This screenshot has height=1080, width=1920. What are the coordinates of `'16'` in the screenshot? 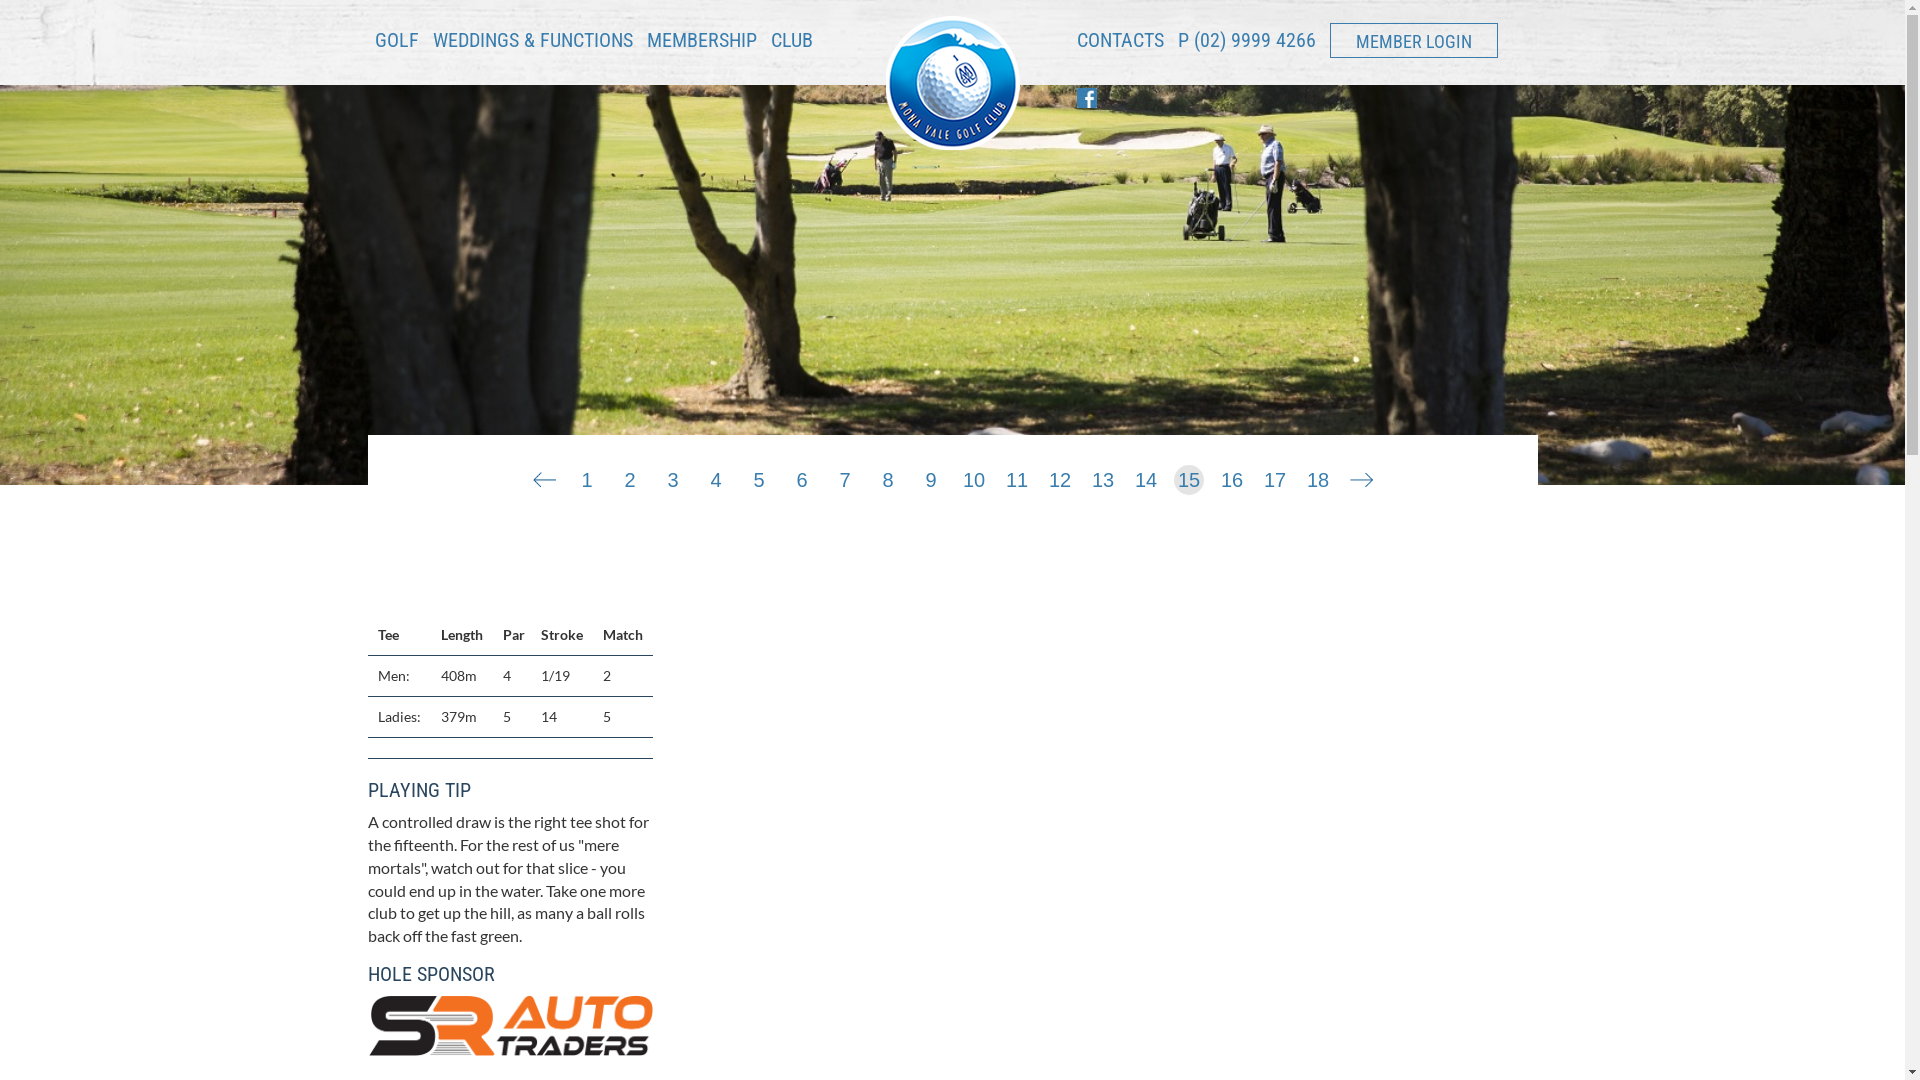 It's located at (1231, 475).